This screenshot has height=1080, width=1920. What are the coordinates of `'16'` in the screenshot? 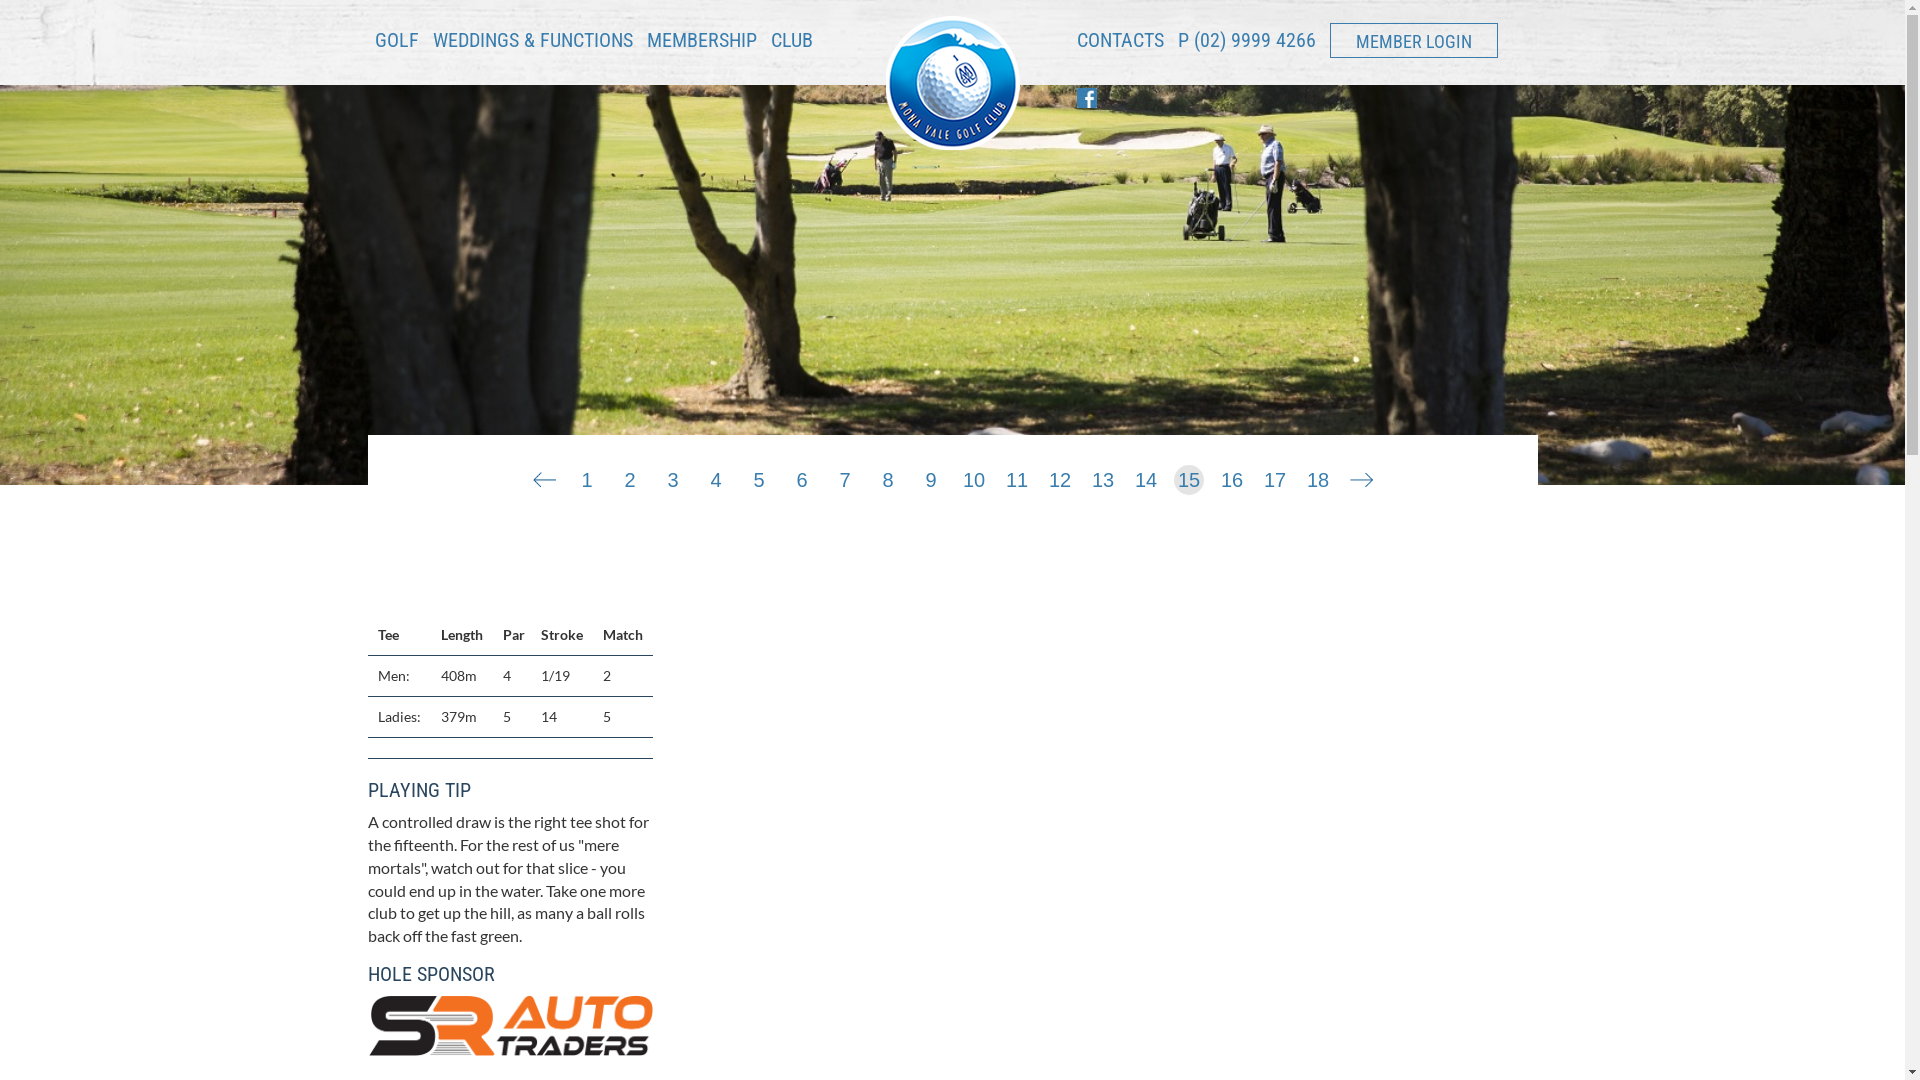 It's located at (1231, 475).